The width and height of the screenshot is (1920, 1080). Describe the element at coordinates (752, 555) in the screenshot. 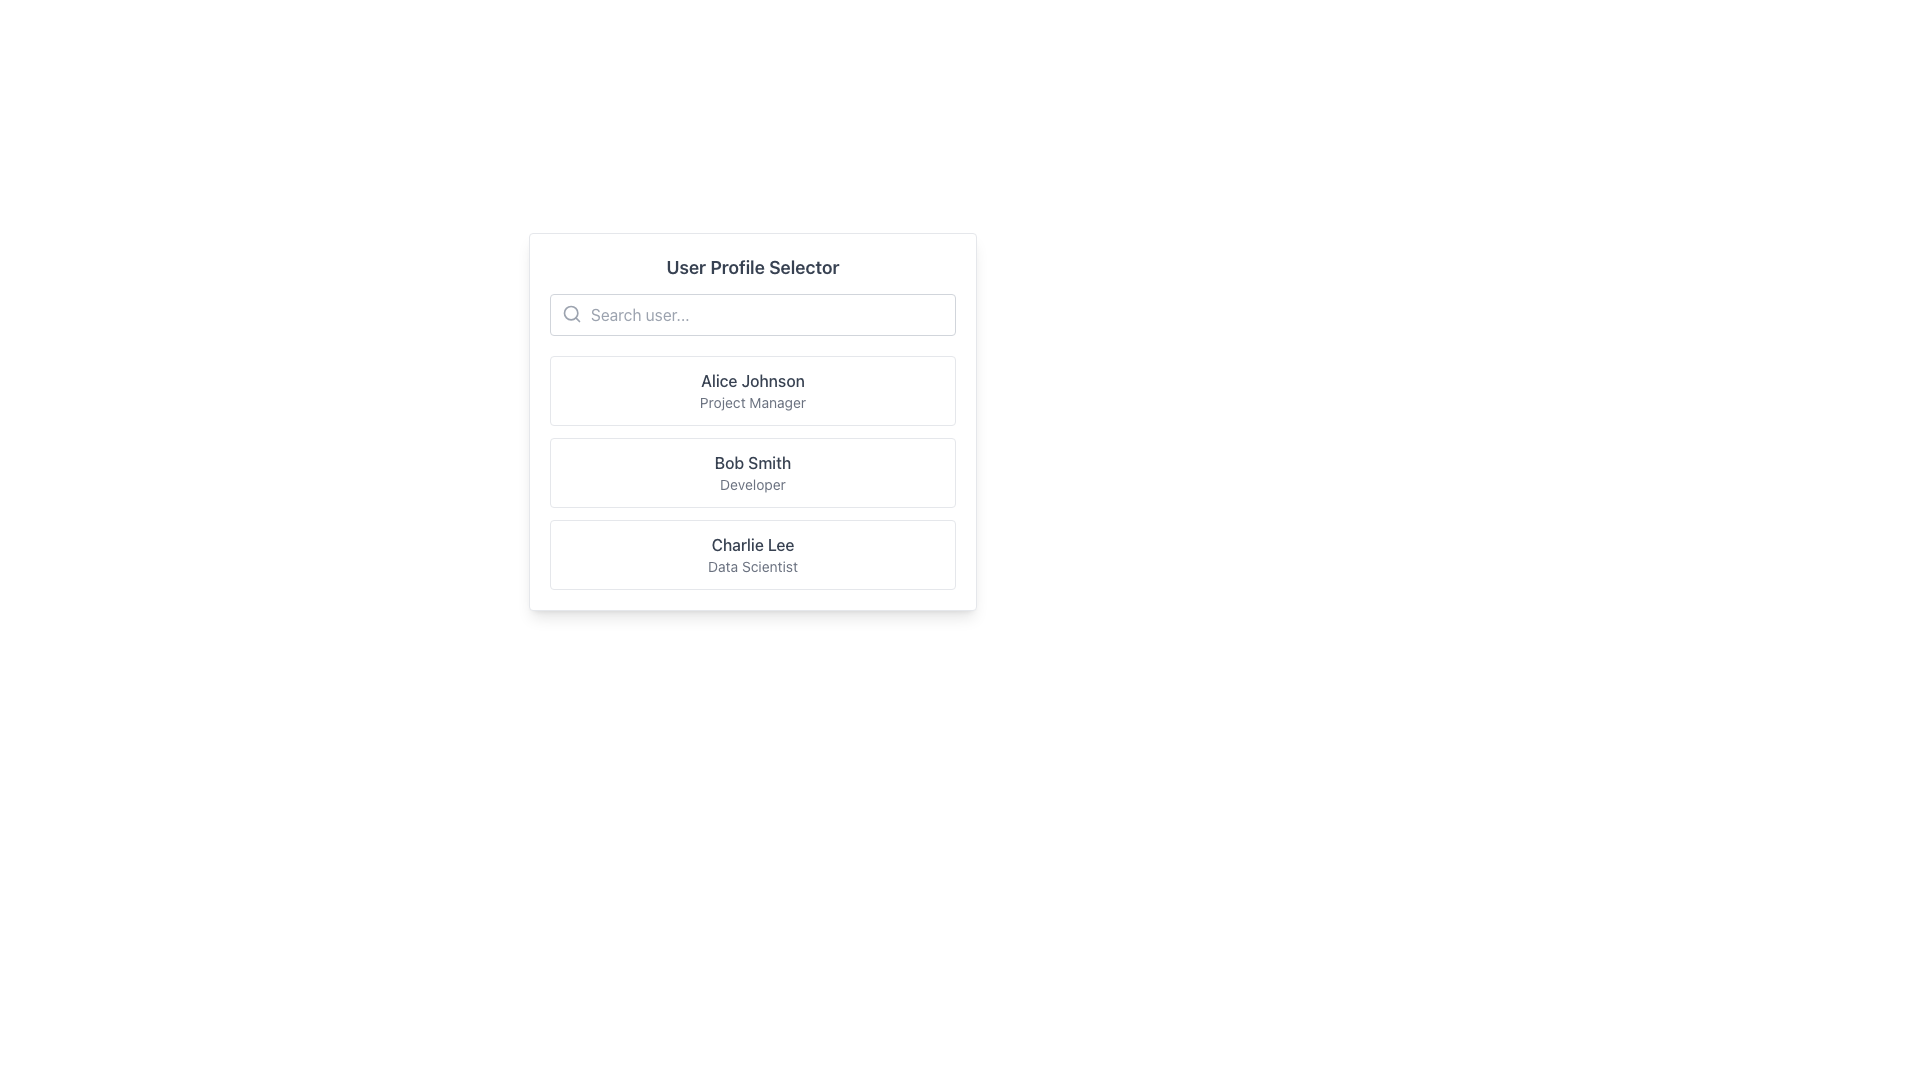

I see `the user profile selection tile displaying 'Charlie Lee - Data Scientist'` at that location.